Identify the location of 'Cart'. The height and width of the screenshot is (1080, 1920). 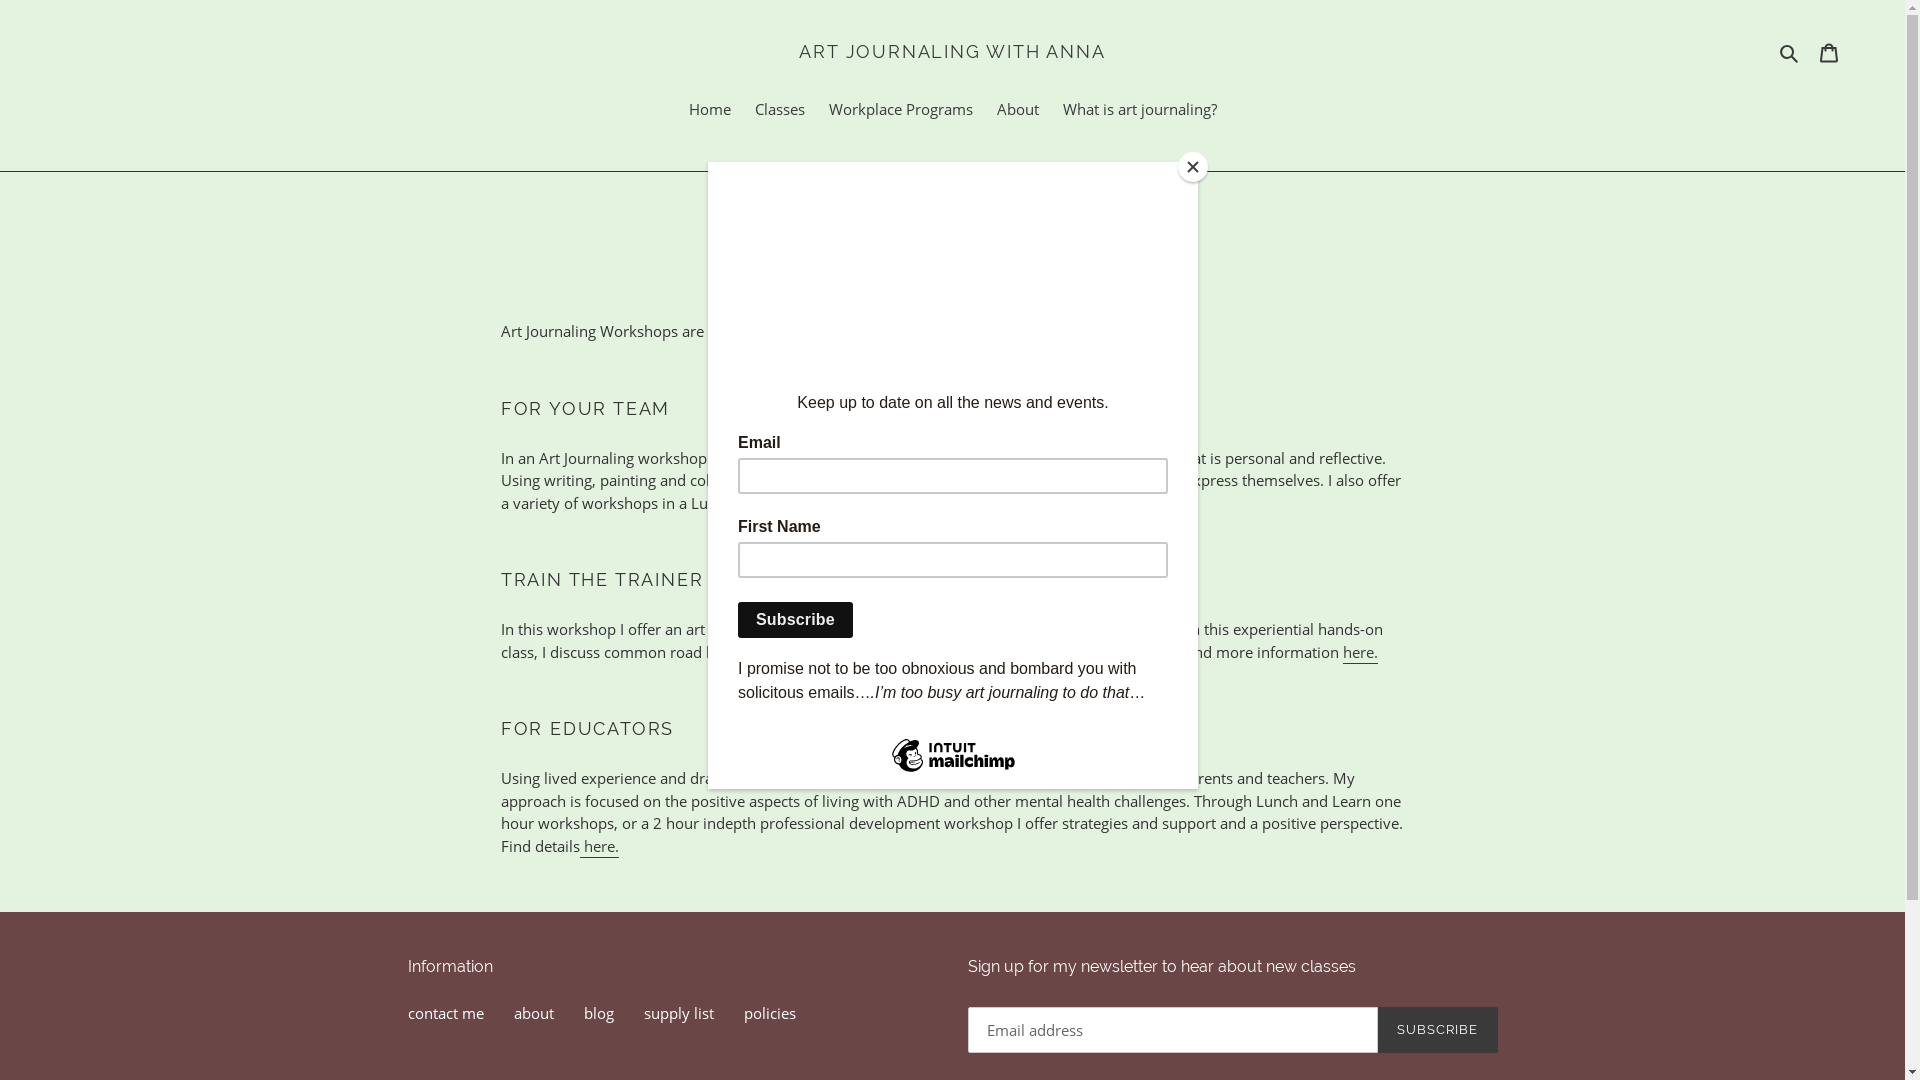
(1828, 50).